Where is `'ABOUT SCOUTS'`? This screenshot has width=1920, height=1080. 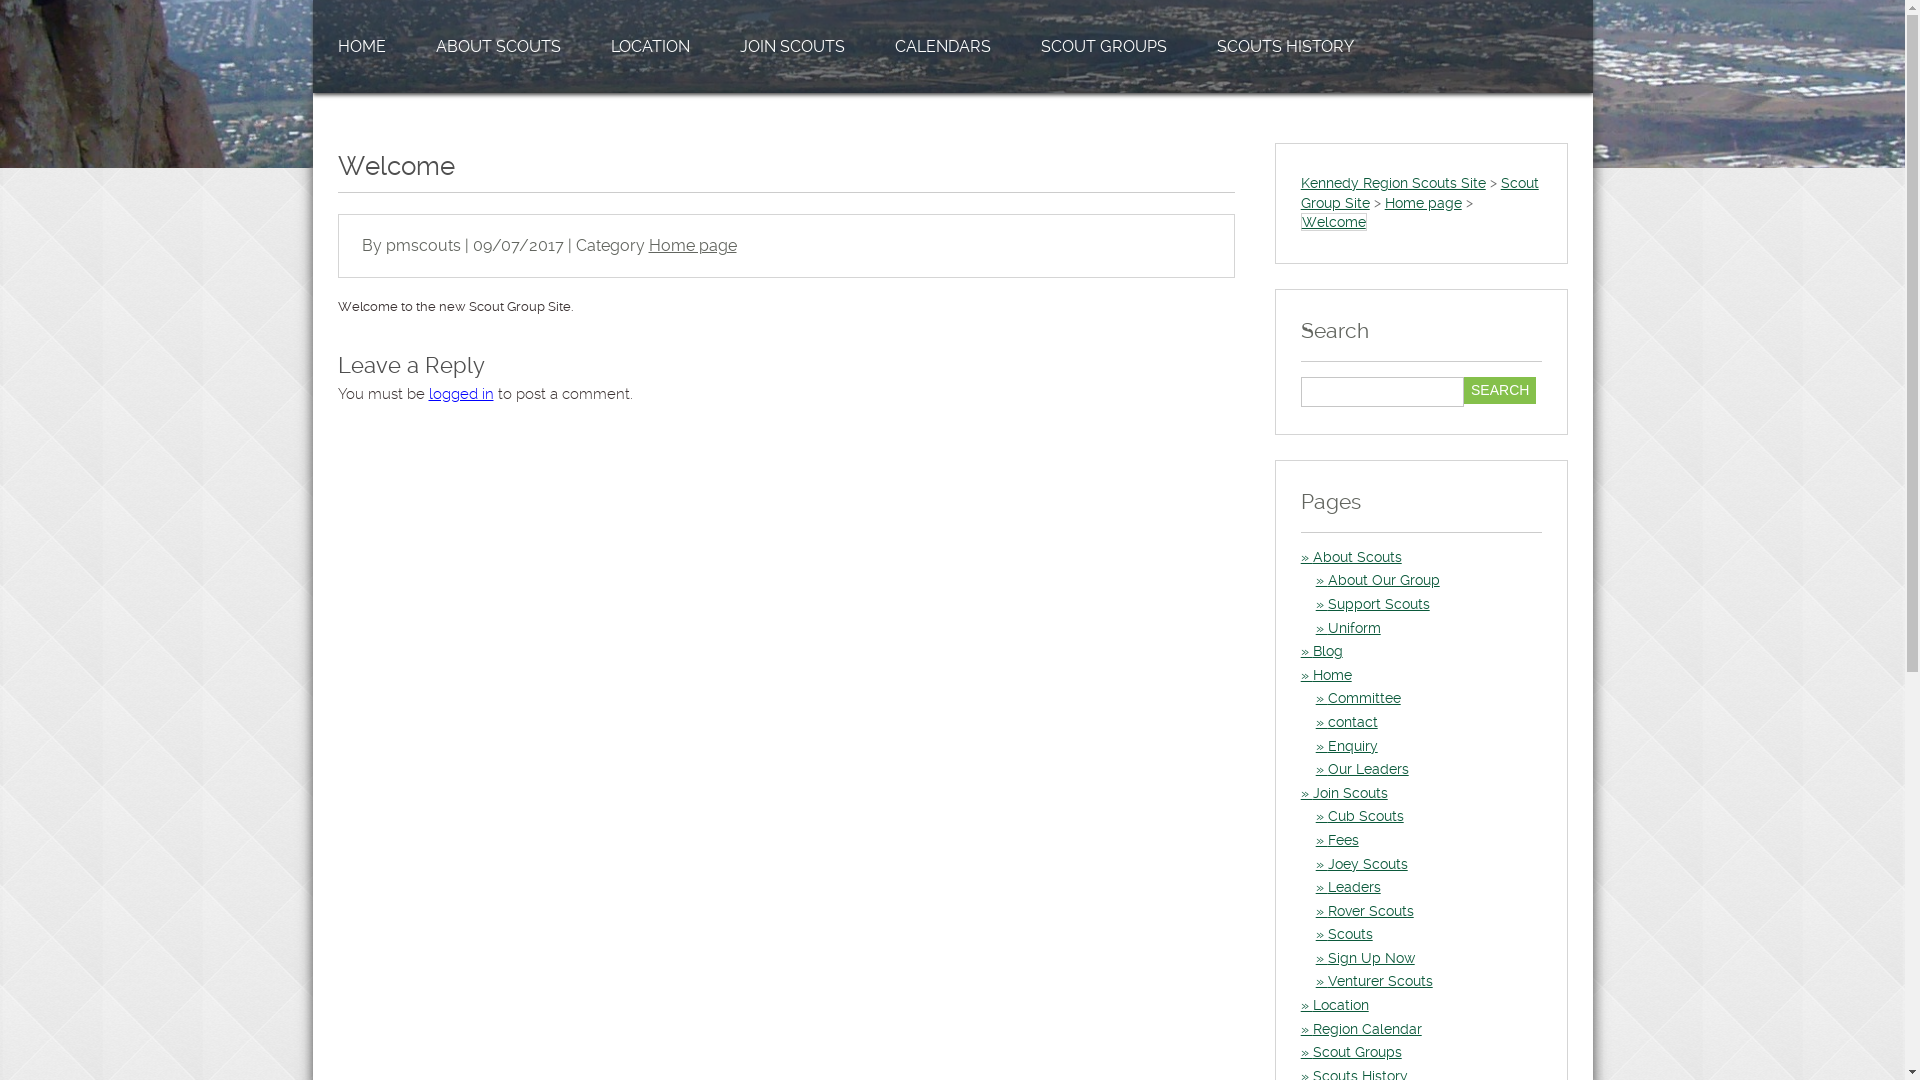
'ABOUT SCOUTS' is located at coordinates (497, 45).